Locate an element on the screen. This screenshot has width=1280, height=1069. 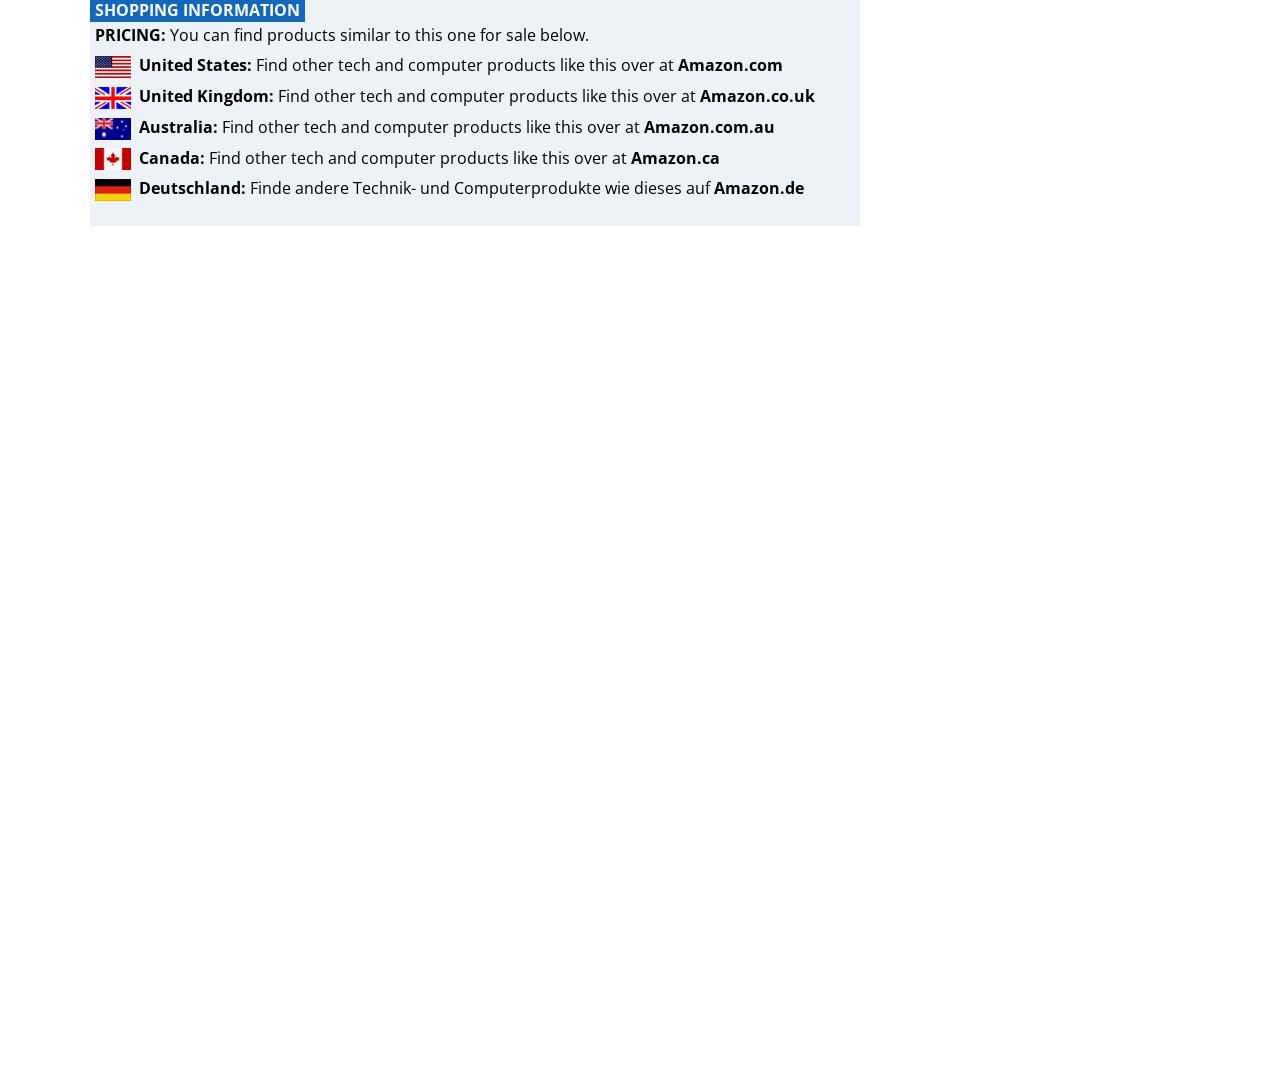
'PRICING:' is located at coordinates (129, 33).